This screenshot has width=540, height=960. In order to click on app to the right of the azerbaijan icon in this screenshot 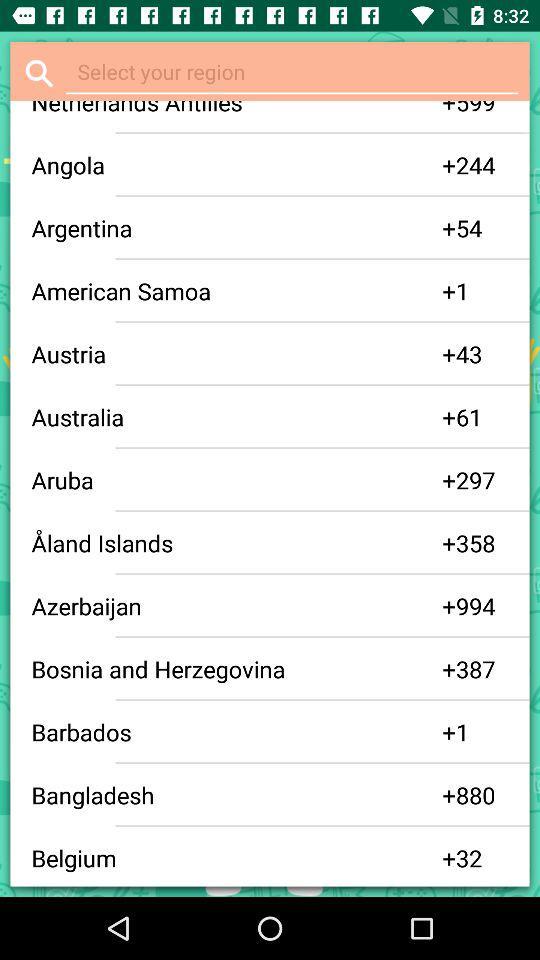, I will do `click(449, 605)`.